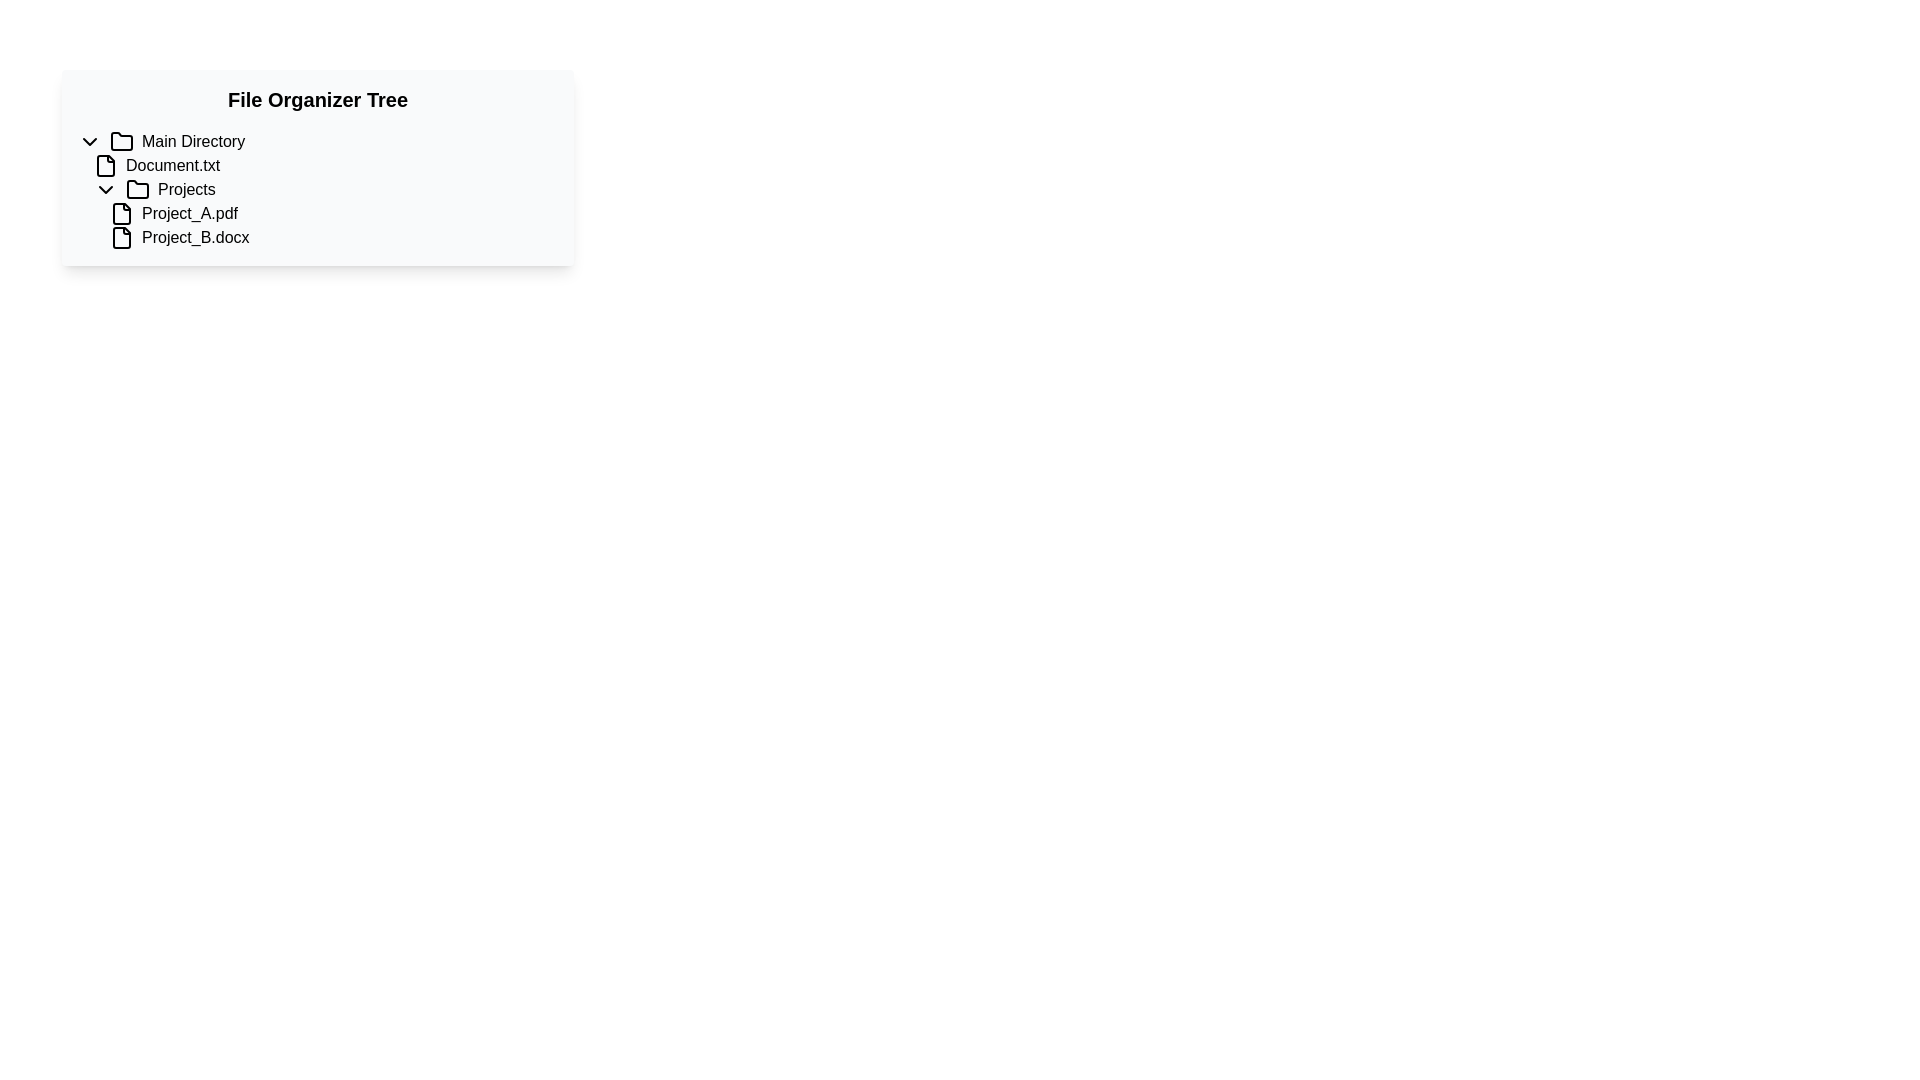 The width and height of the screenshot is (1920, 1080). What do you see at coordinates (316, 141) in the screenshot?
I see `the collapsible tree node labeled 'Main Directory'` at bounding box center [316, 141].